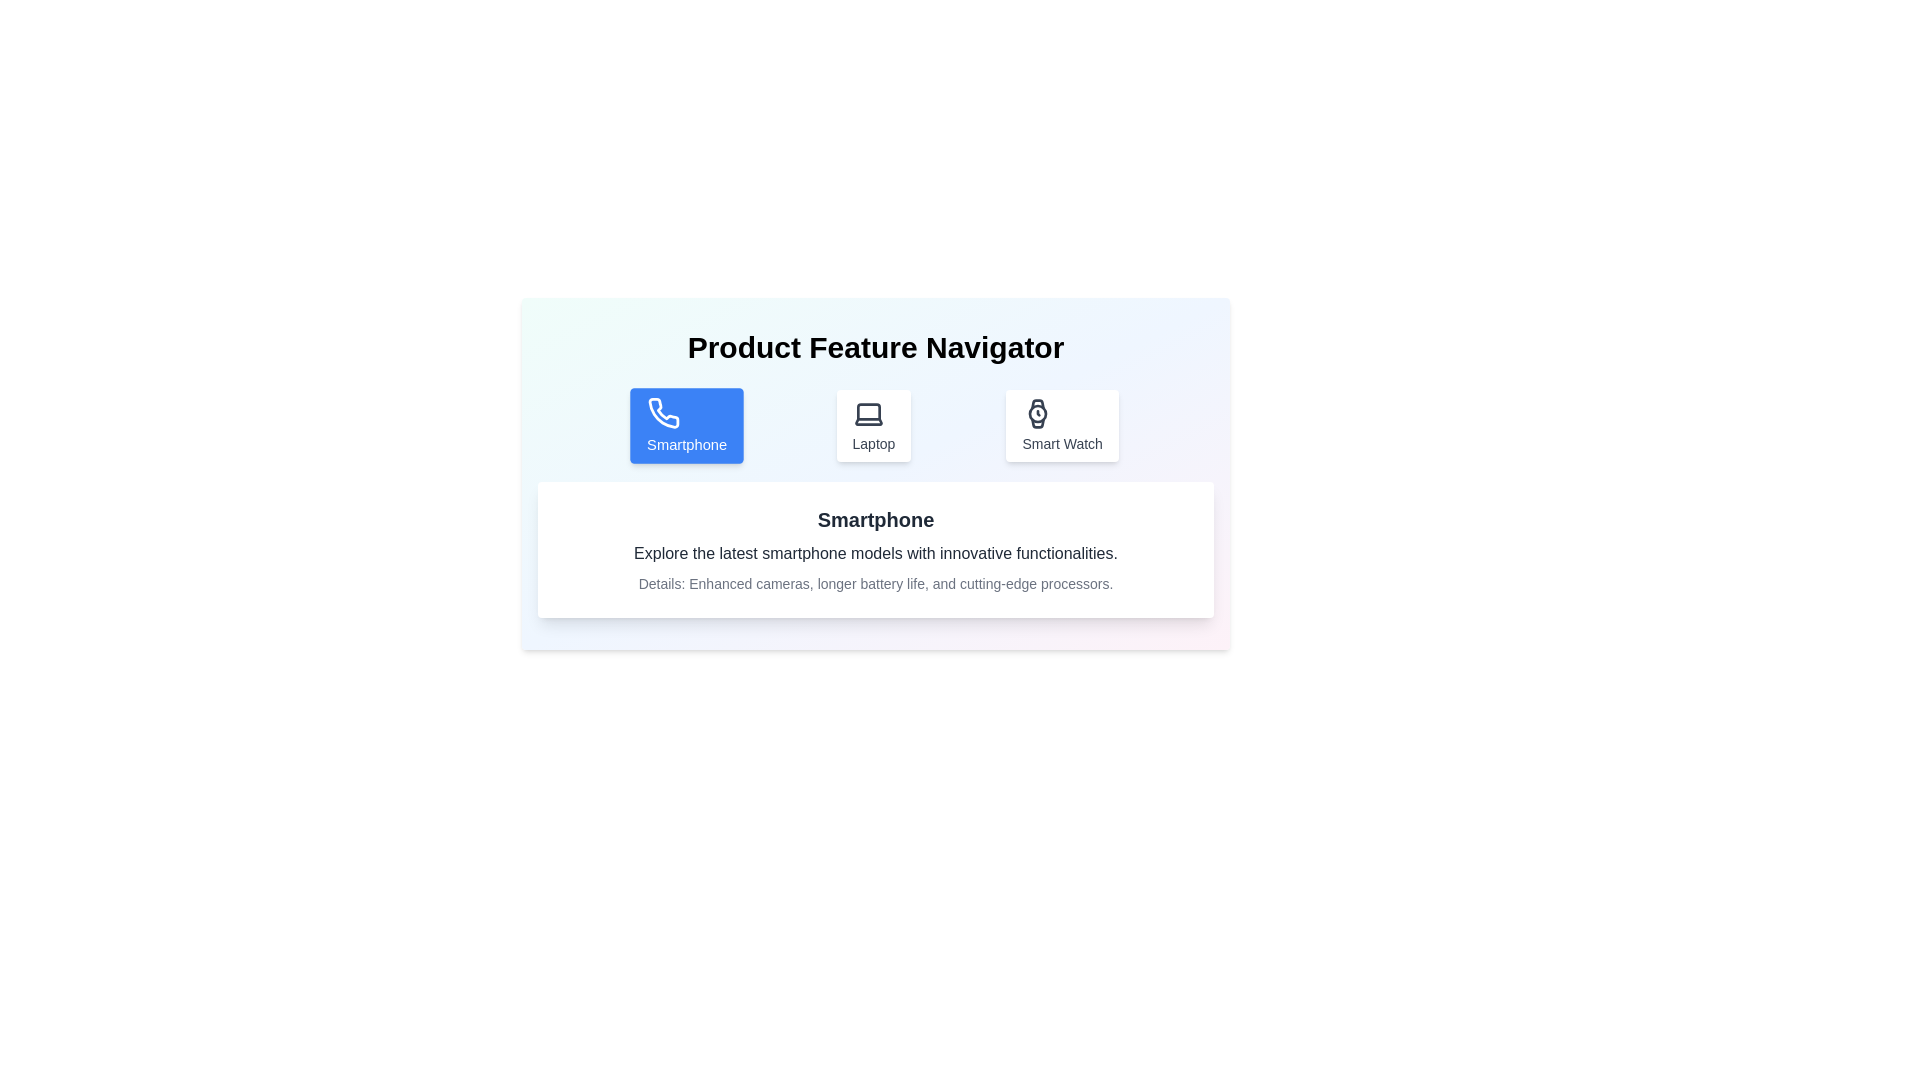 This screenshot has height=1080, width=1920. I want to click on the feature tab corresponding to Laptop to observe its icon and details, so click(873, 424).